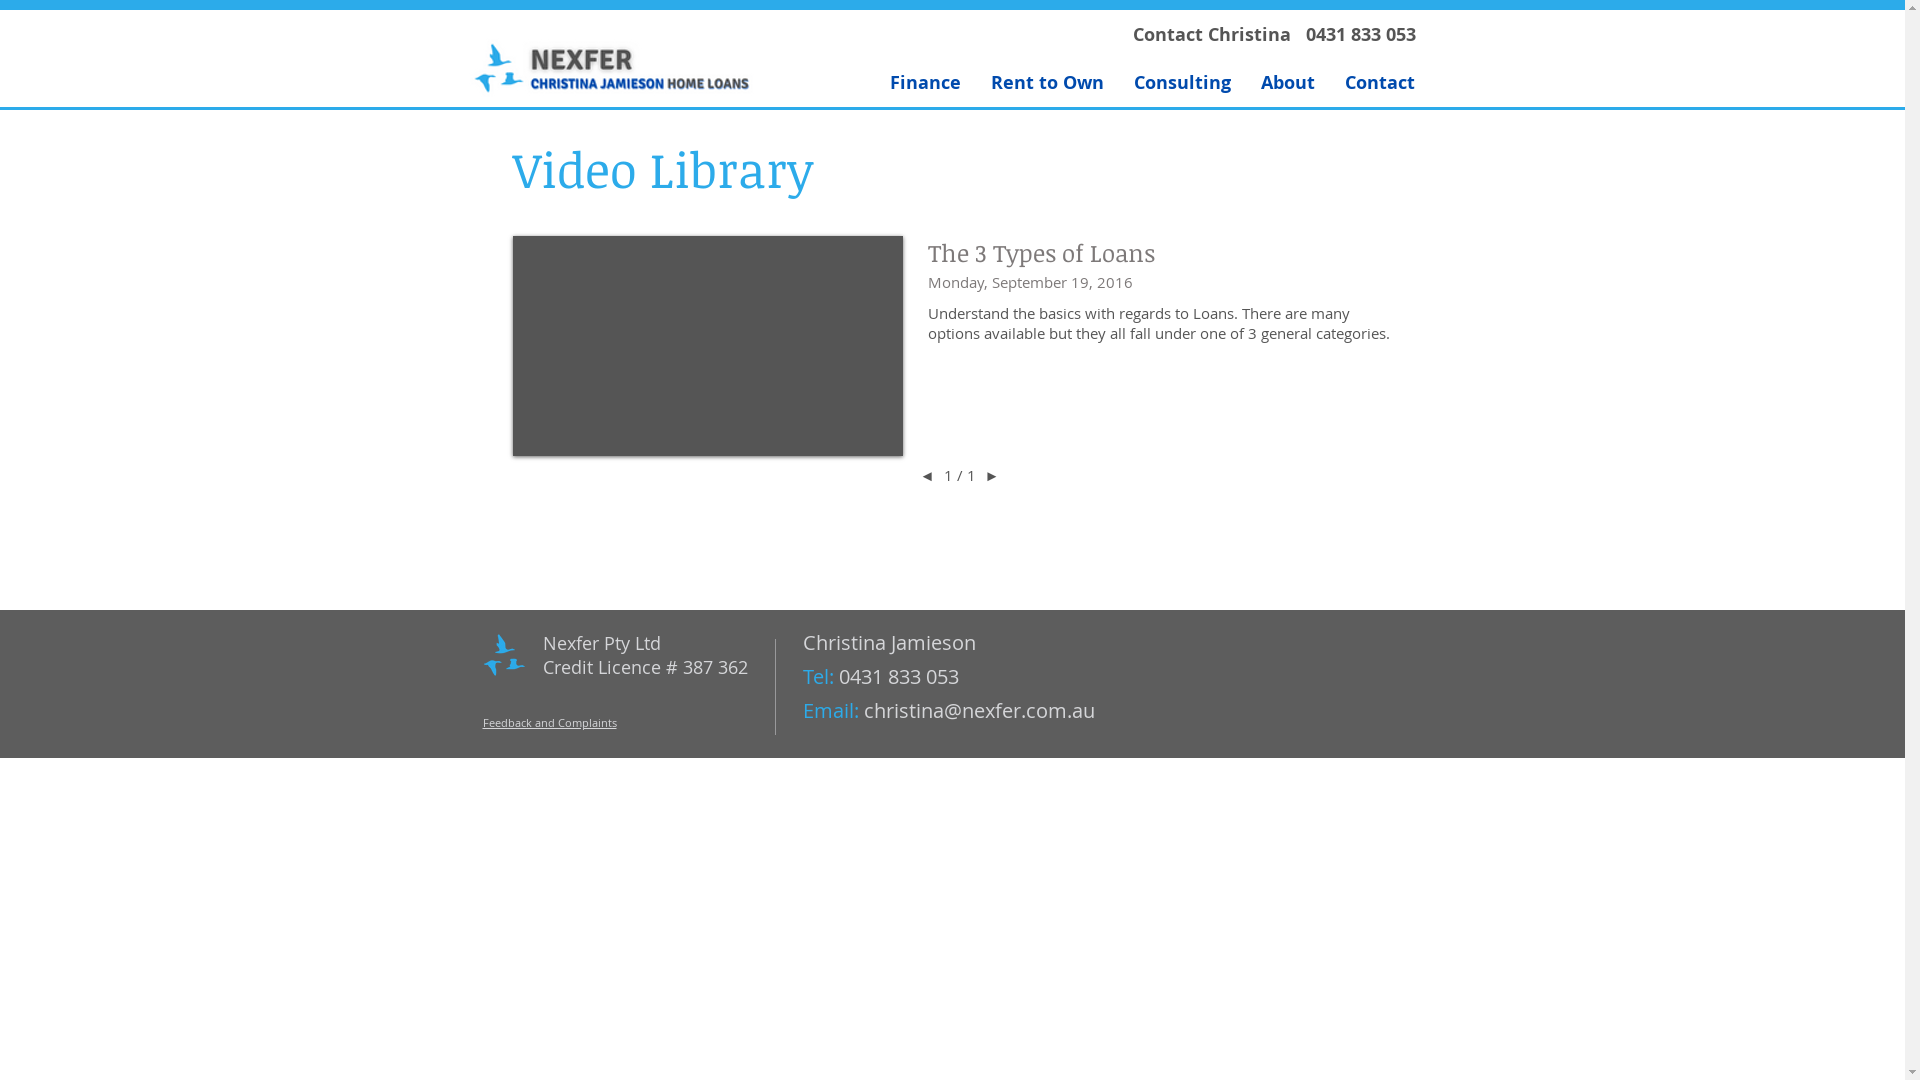 This screenshot has width=1920, height=1080. I want to click on 'Contact', so click(1379, 81).